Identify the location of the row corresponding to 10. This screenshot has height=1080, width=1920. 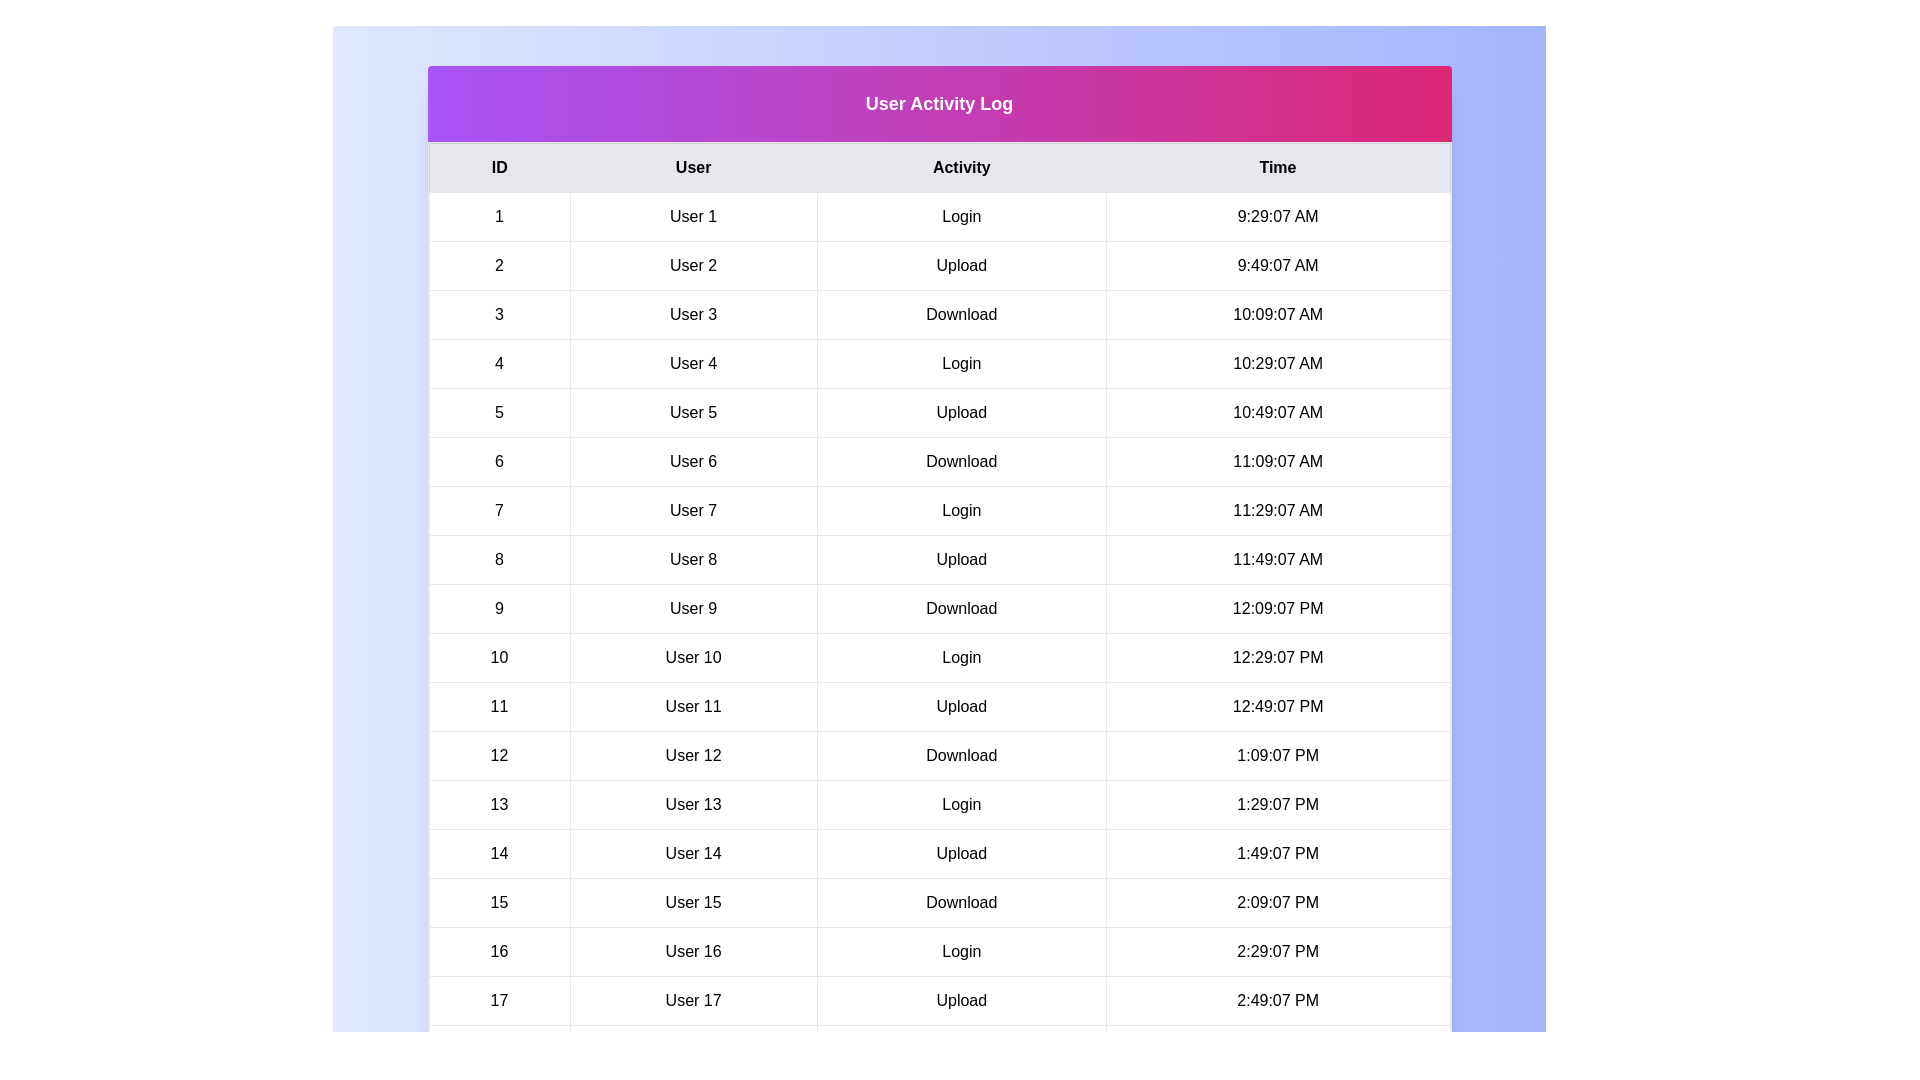
(938, 658).